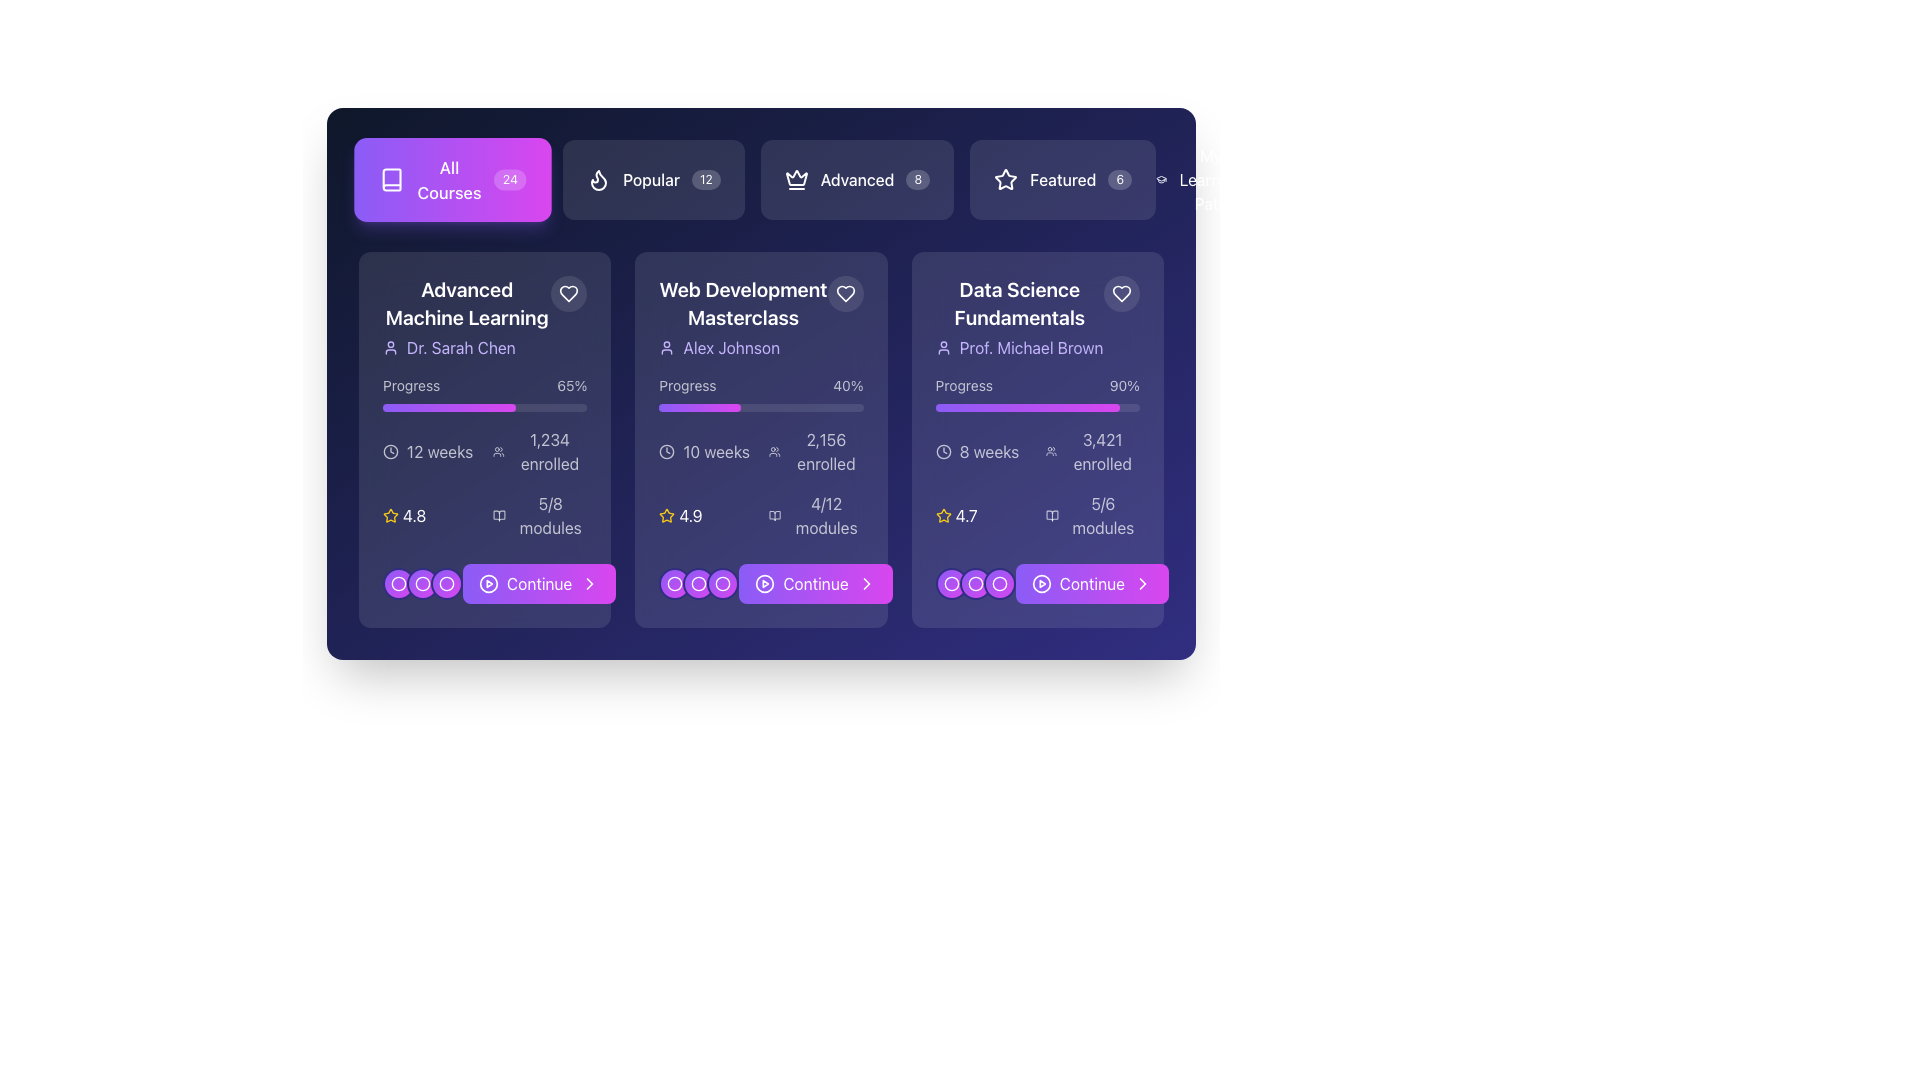 The image size is (1920, 1080). Describe the element at coordinates (485, 316) in the screenshot. I see `the Label element displaying 'Advanced Machine Learning' and 'Dr. Sarah Chen', which is located at the top-left section of the first course card in the grid of courses` at that location.